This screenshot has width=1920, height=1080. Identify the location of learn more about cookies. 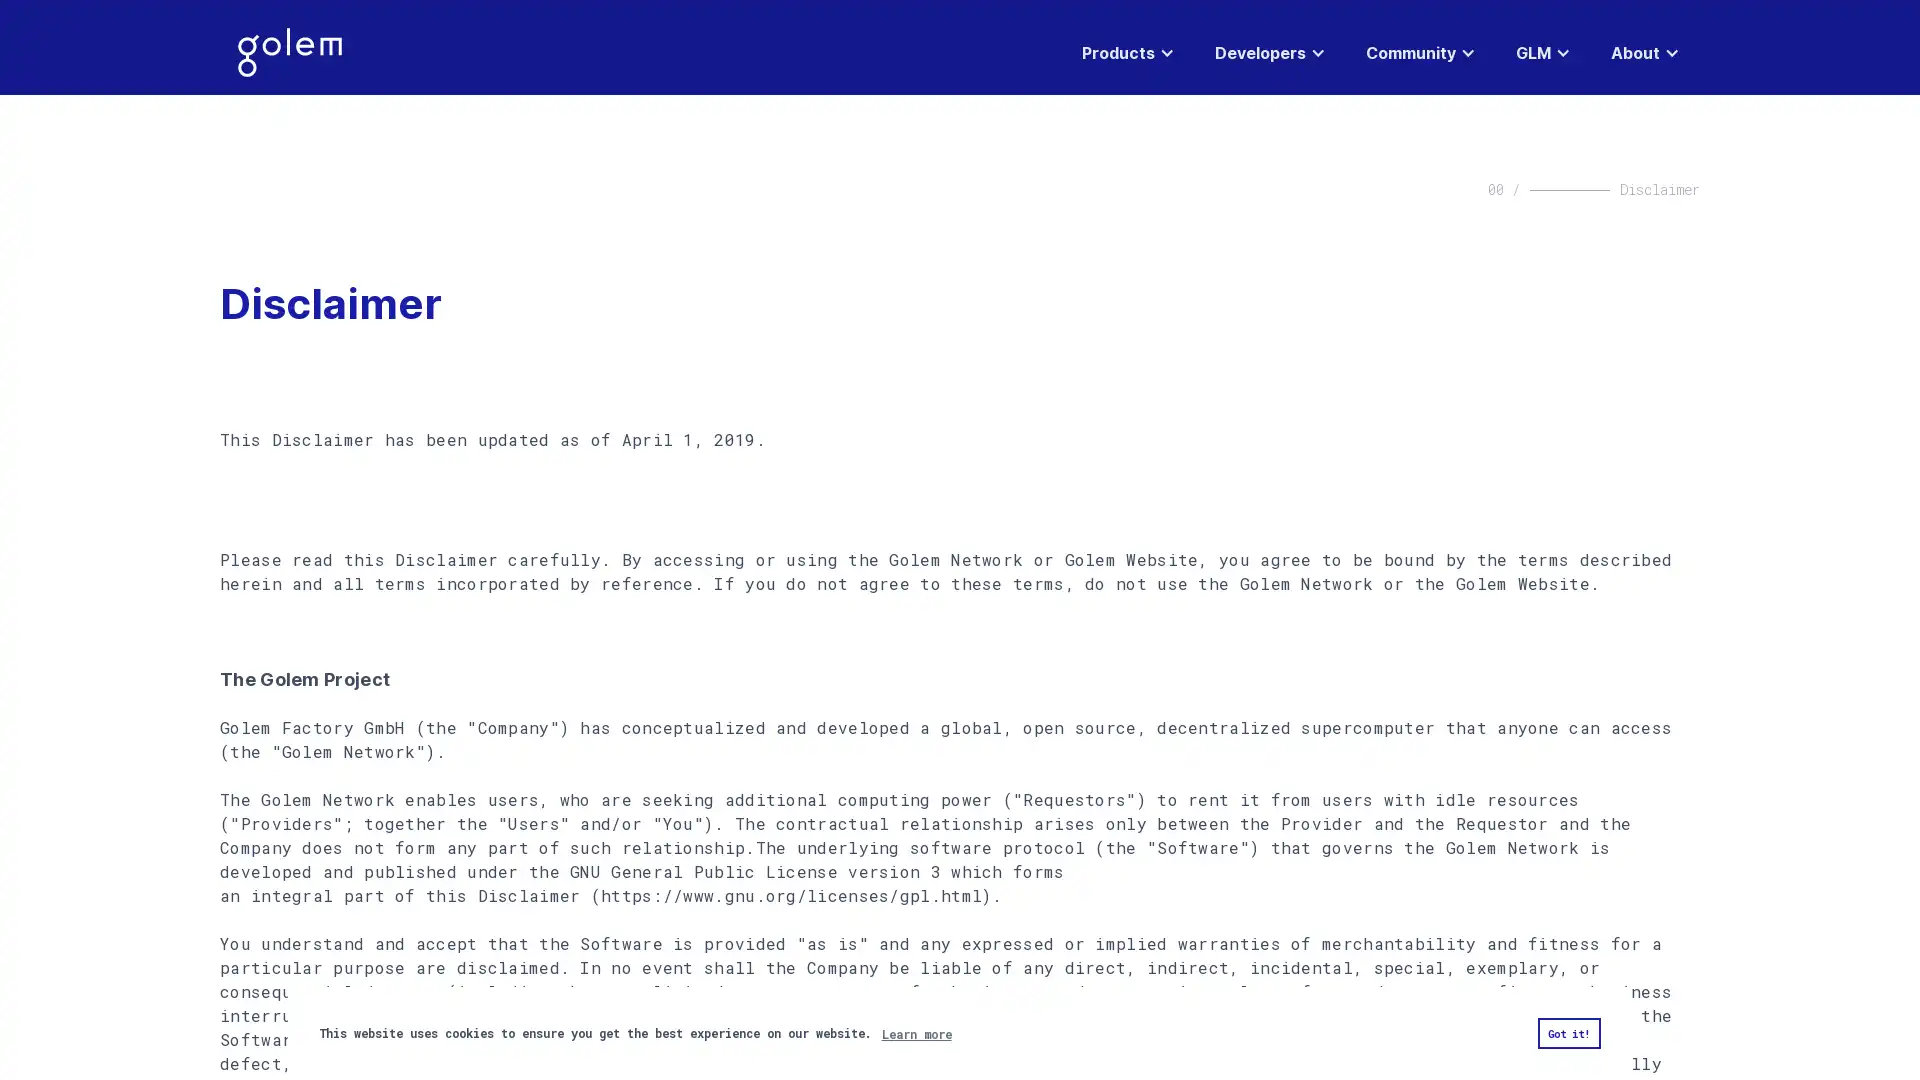
(915, 1033).